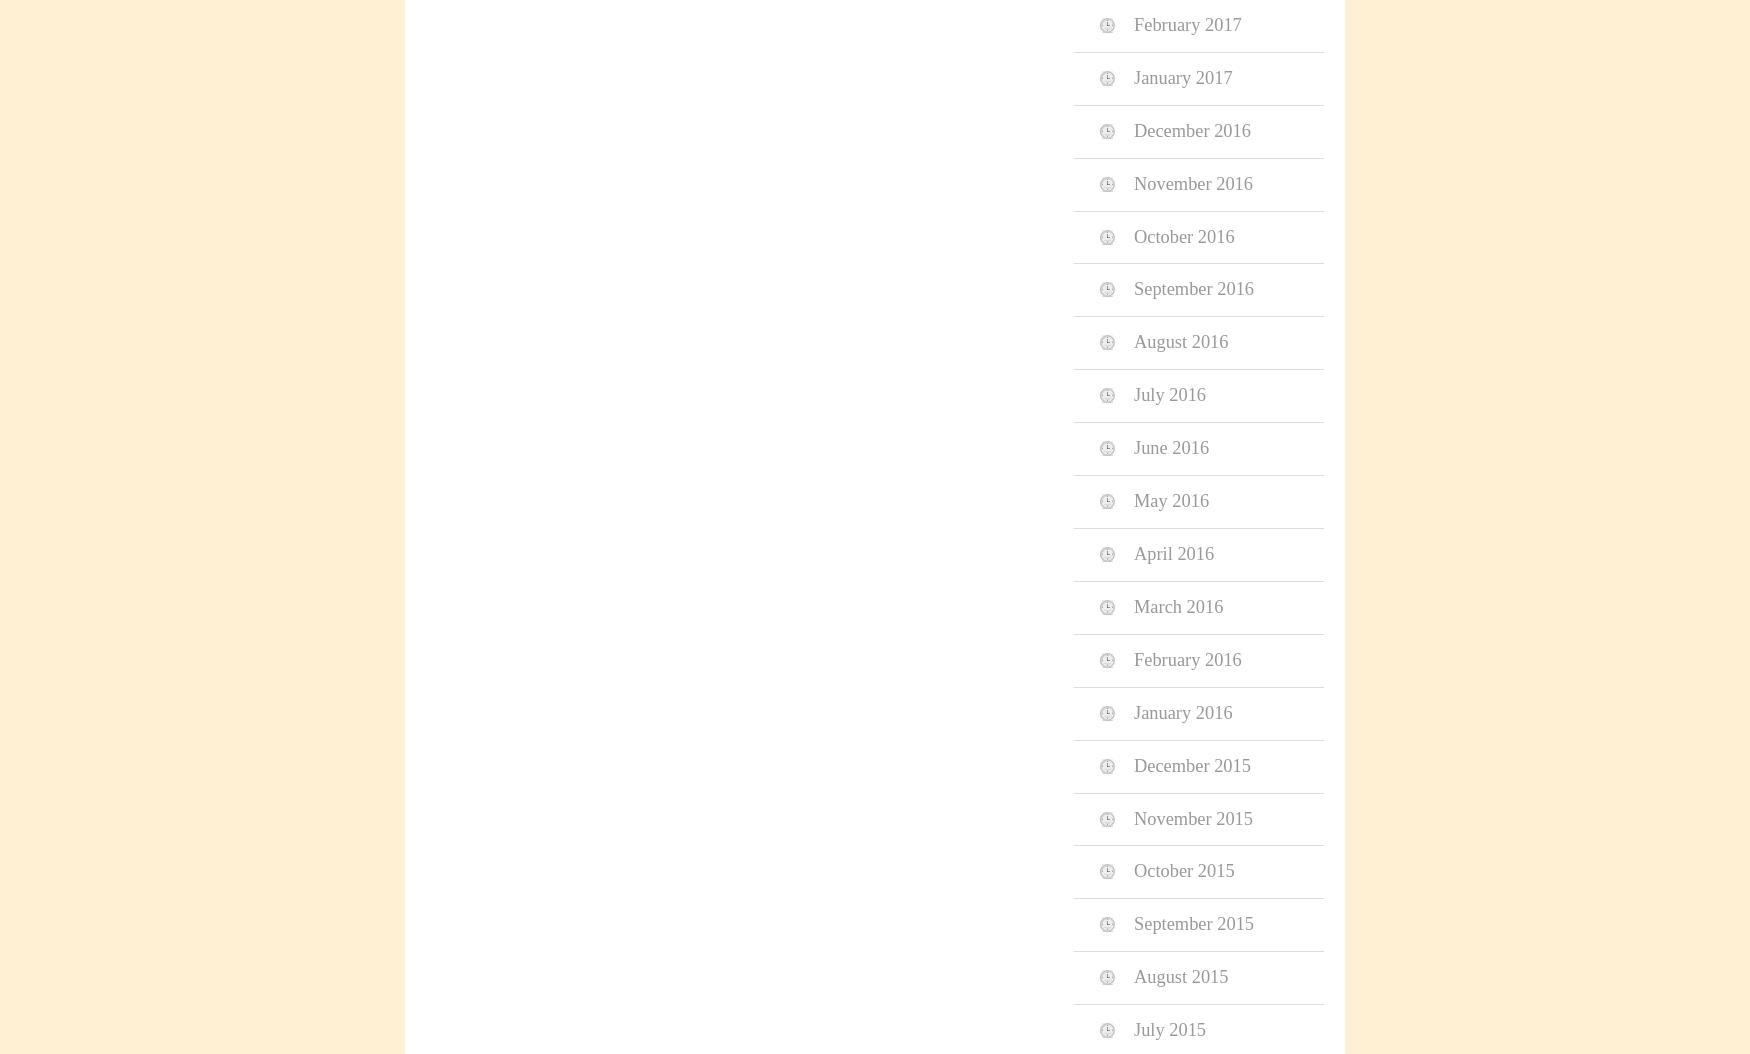  What do you see at coordinates (1133, 24) in the screenshot?
I see `'February 2017'` at bounding box center [1133, 24].